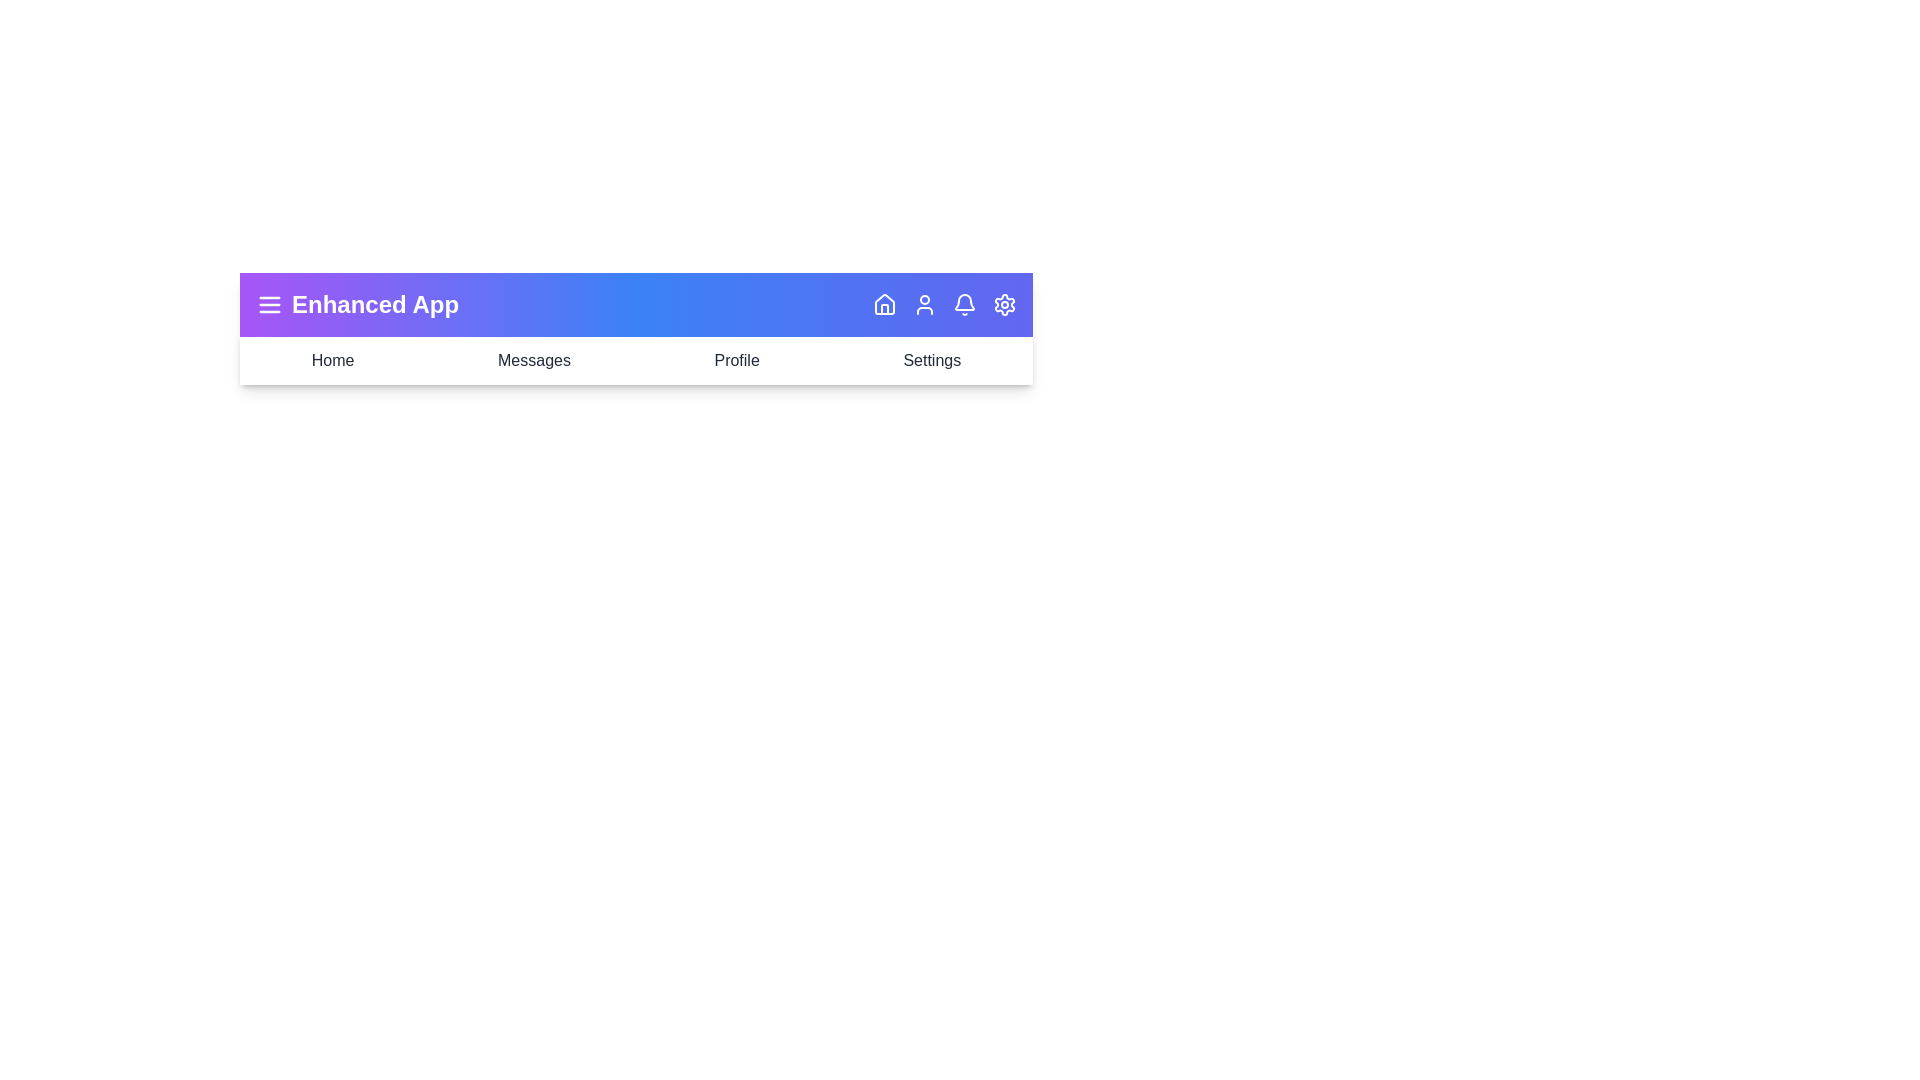 The width and height of the screenshot is (1920, 1080). Describe the element at coordinates (930, 361) in the screenshot. I see `the navigation item Settings to see its hover effect` at that location.